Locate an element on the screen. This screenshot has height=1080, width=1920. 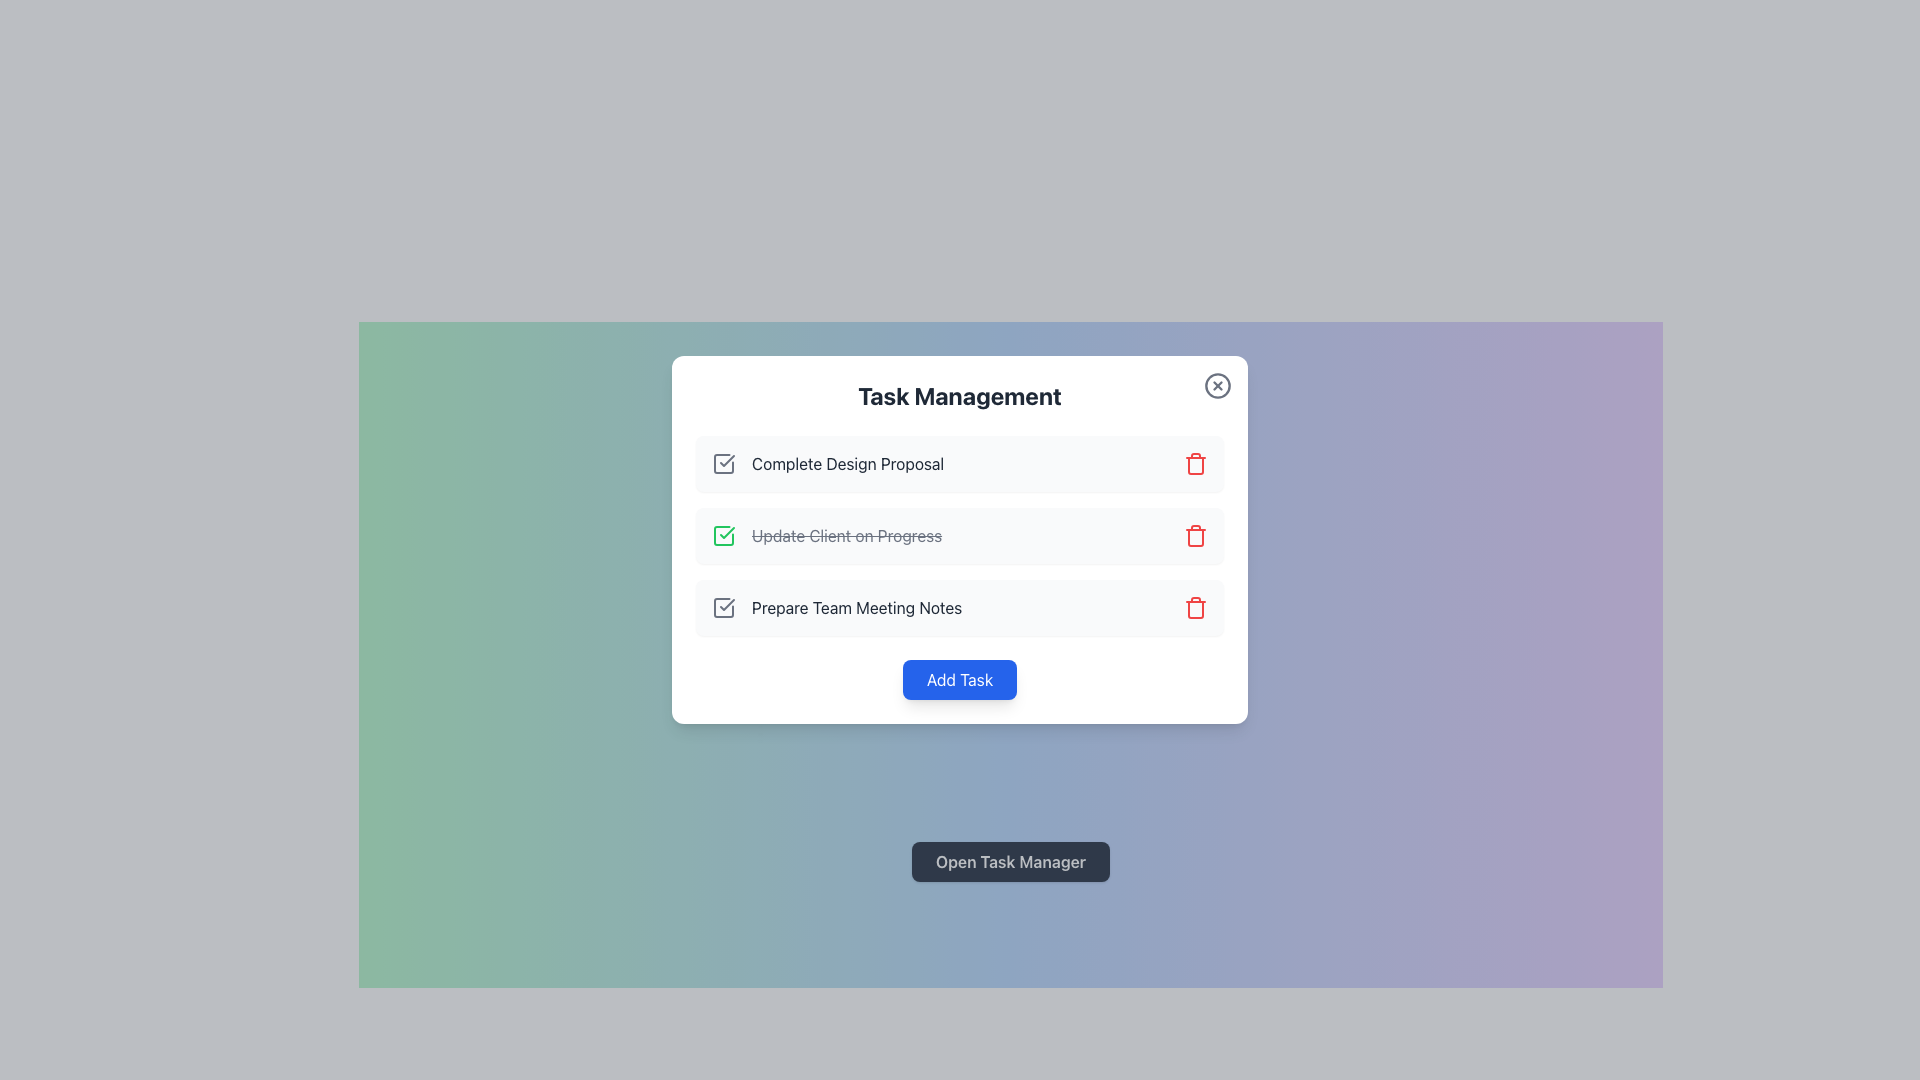
the rectangular button with a dark gray background labeled 'Open Task Manager' is located at coordinates (1011, 860).